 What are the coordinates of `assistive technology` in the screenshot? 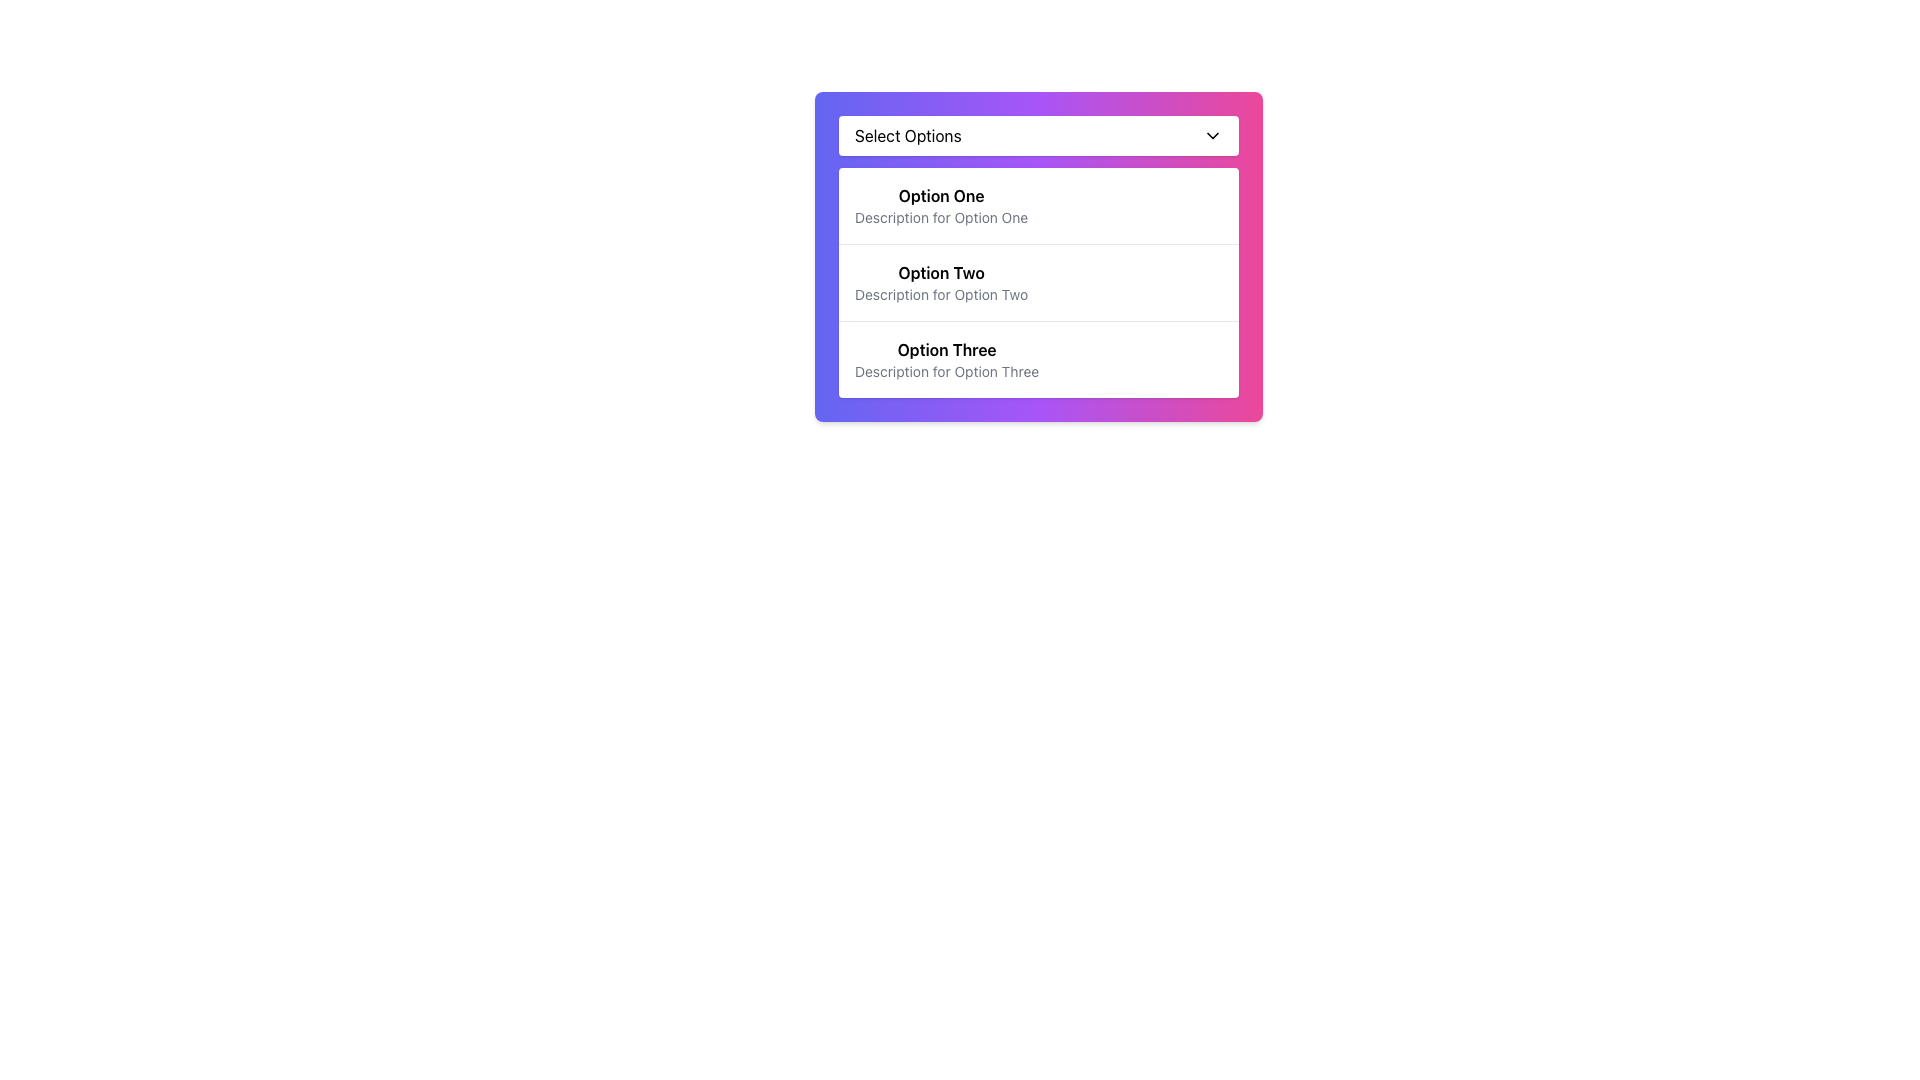 It's located at (945, 349).